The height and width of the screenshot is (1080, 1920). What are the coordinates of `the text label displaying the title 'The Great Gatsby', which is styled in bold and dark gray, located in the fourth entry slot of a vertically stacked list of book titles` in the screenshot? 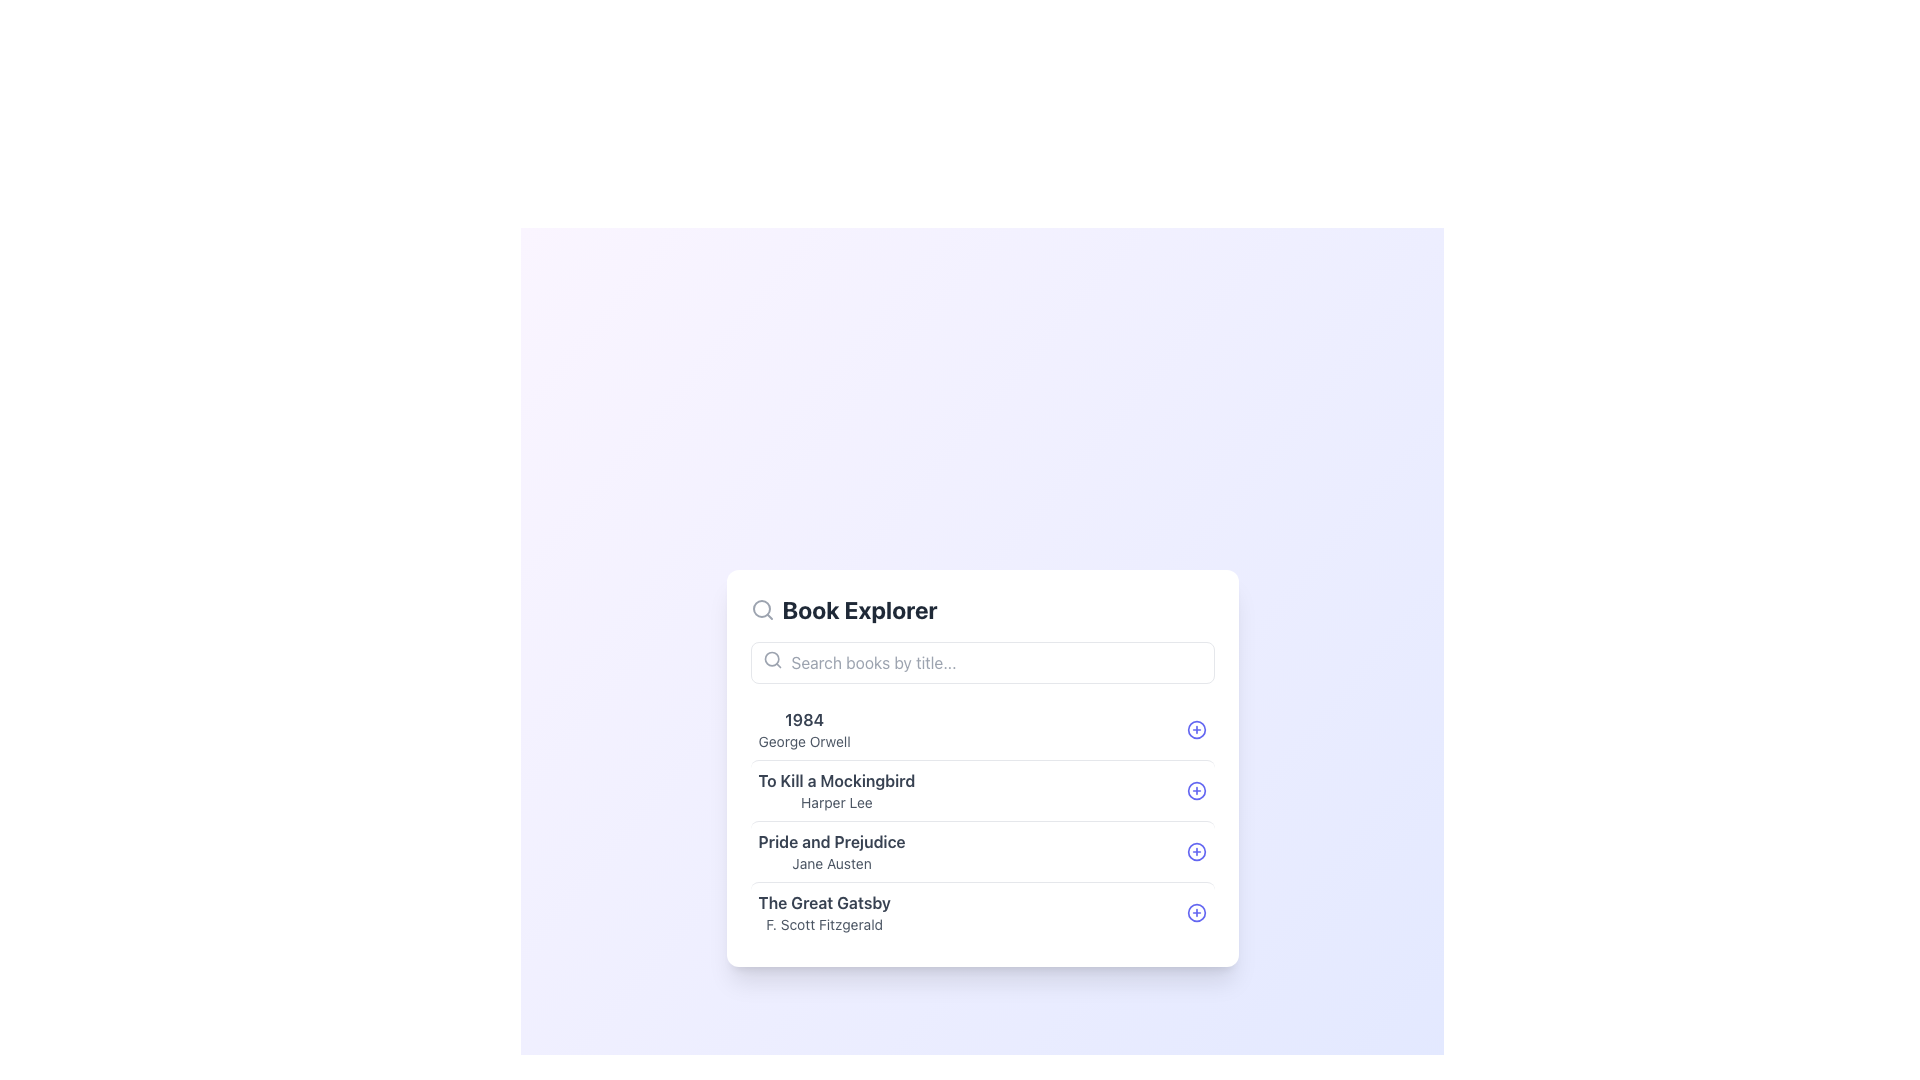 It's located at (824, 902).